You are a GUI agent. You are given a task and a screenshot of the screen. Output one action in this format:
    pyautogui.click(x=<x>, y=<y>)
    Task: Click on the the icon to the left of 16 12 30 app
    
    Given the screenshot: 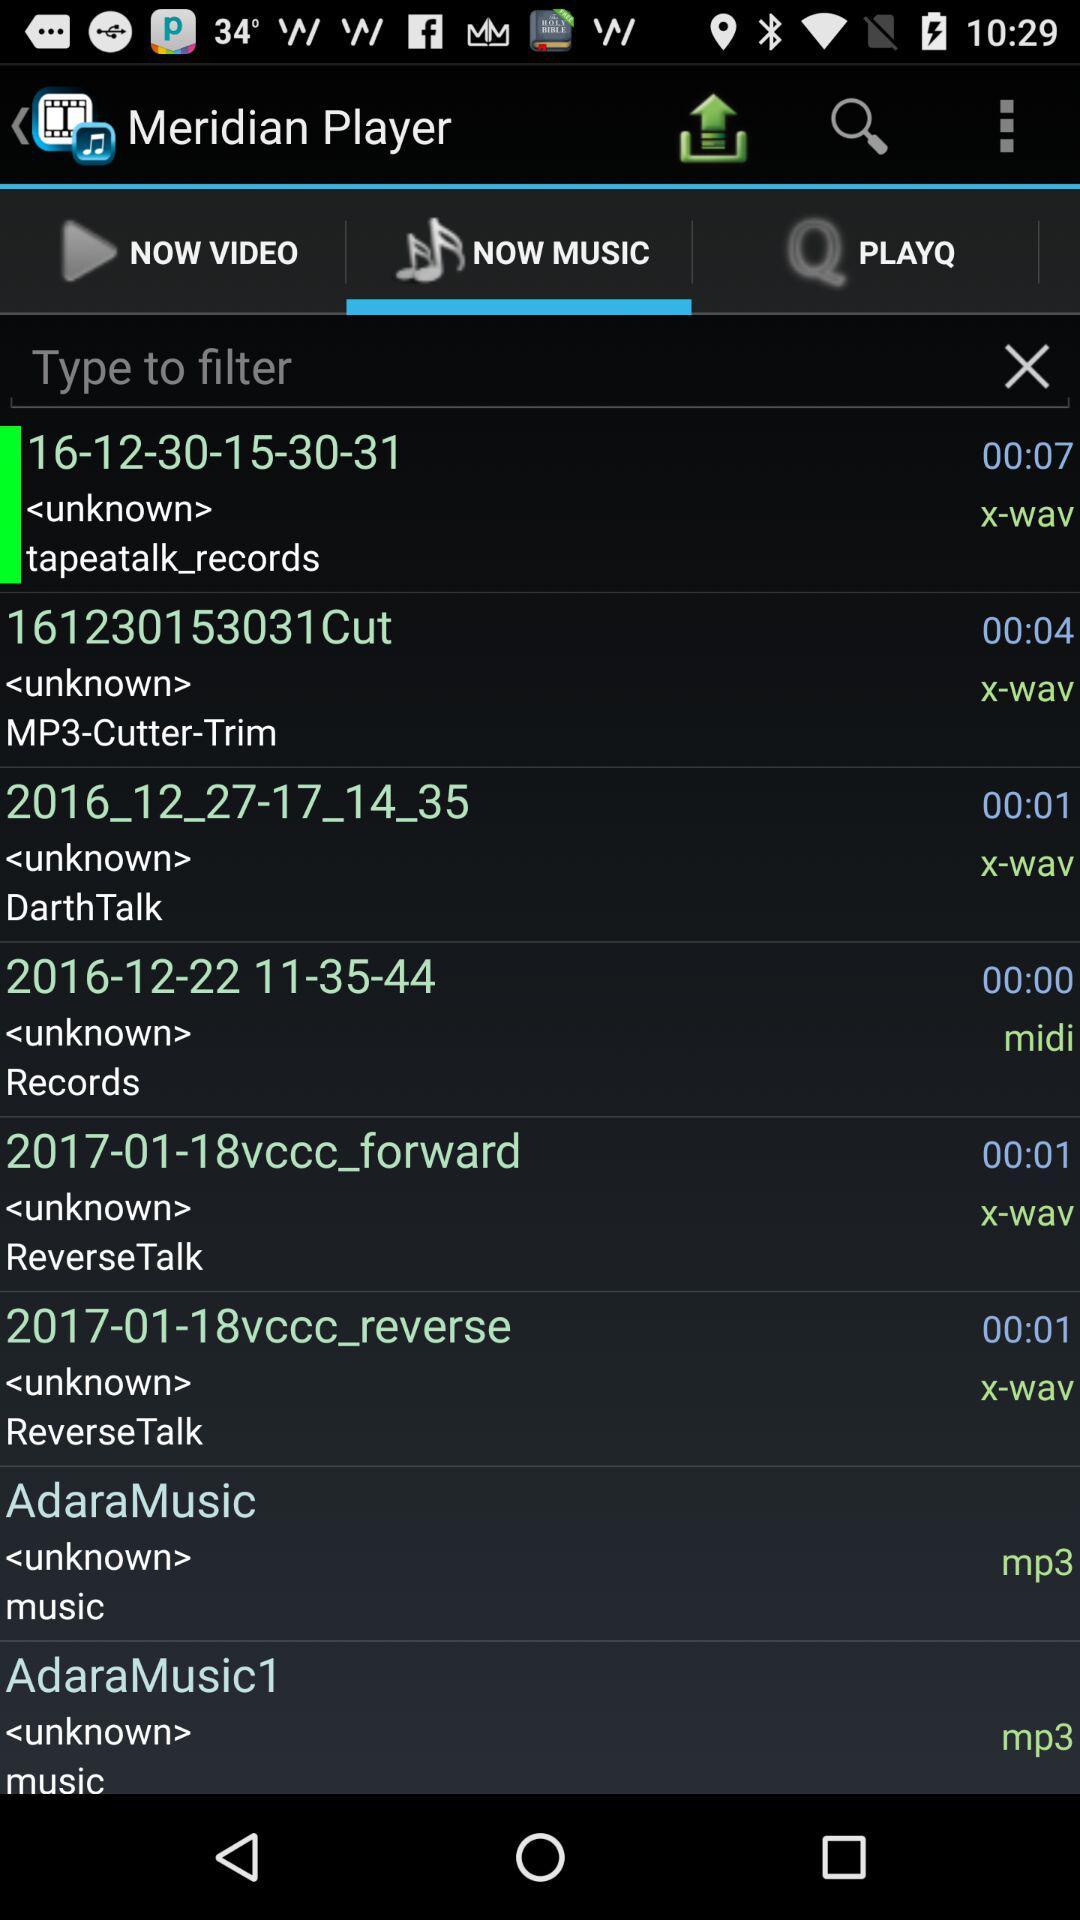 What is the action you would take?
    pyautogui.click(x=10, y=504)
    